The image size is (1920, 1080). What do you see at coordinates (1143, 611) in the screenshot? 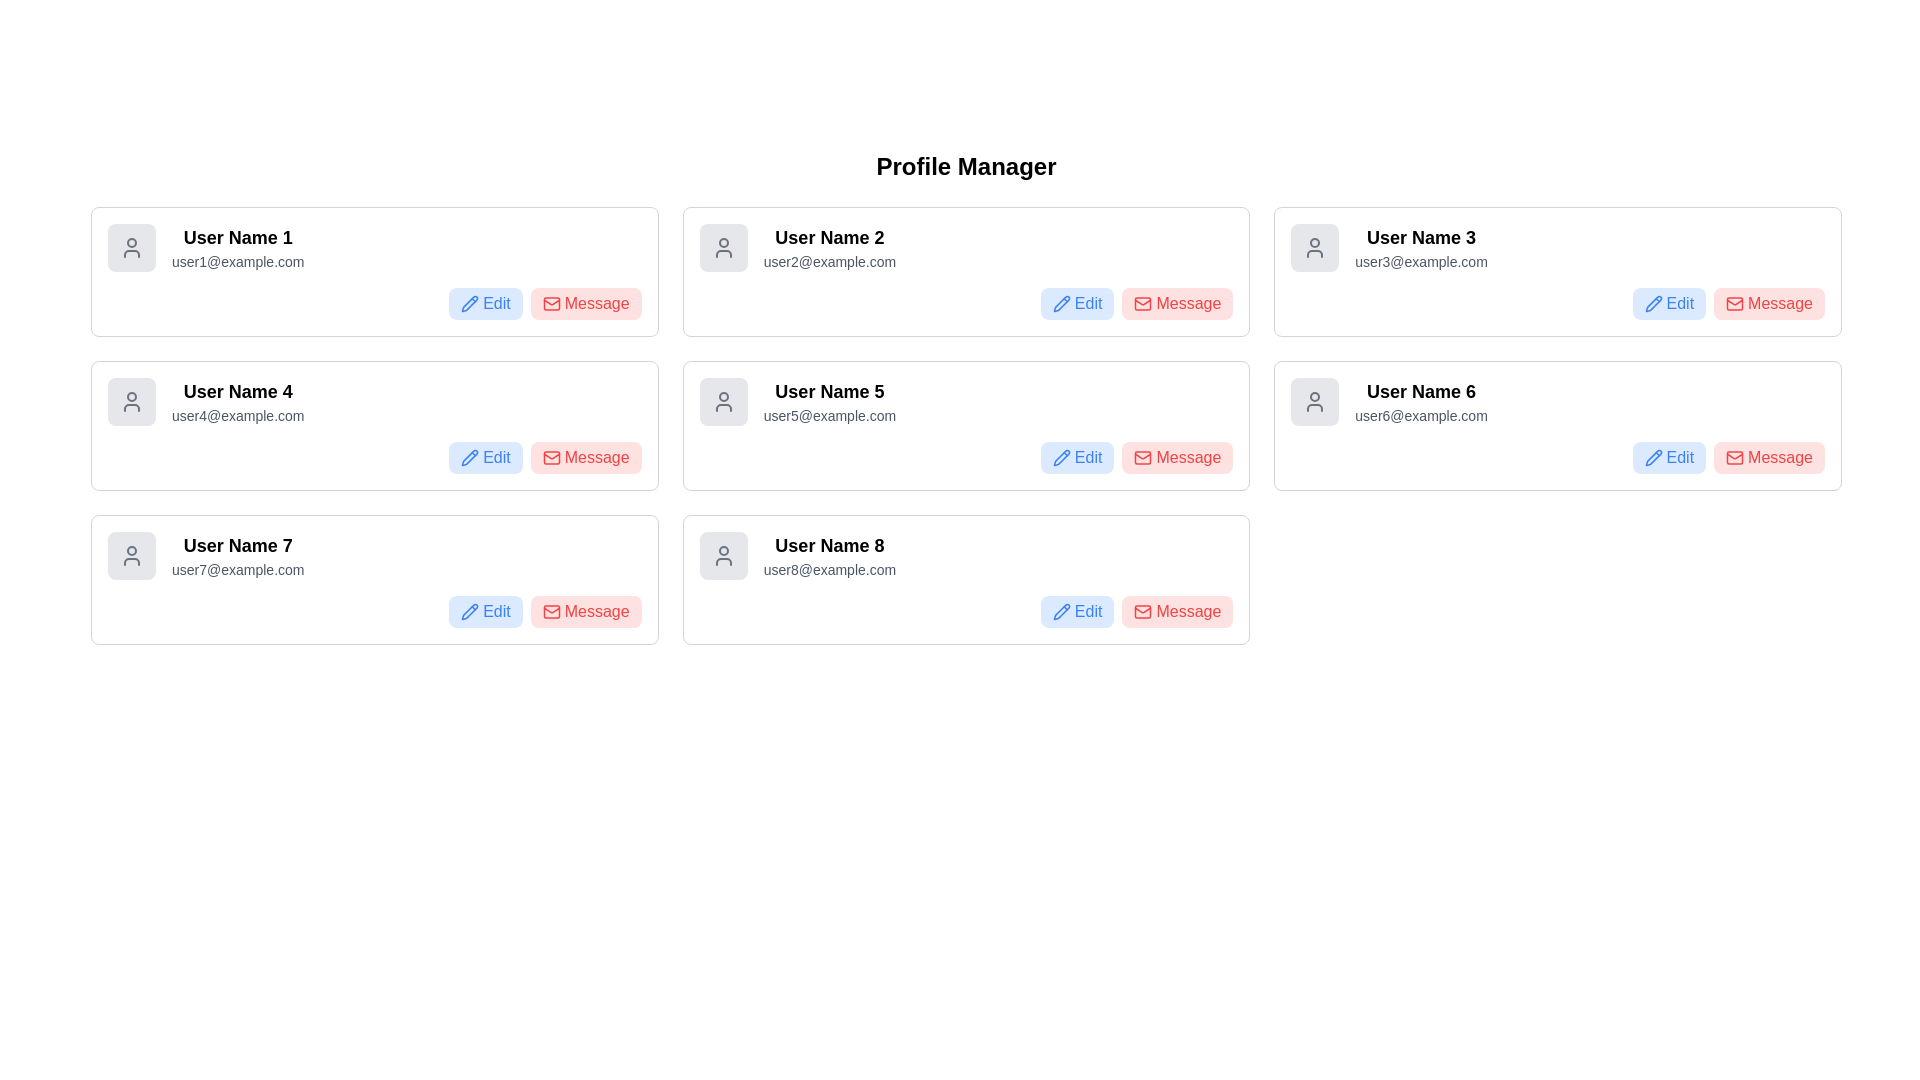
I see `the mail icon represented by a red envelope symbol inside the 'Message' button for 'User Name 5', located in the second row, second column of the grid layout` at bounding box center [1143, 611].